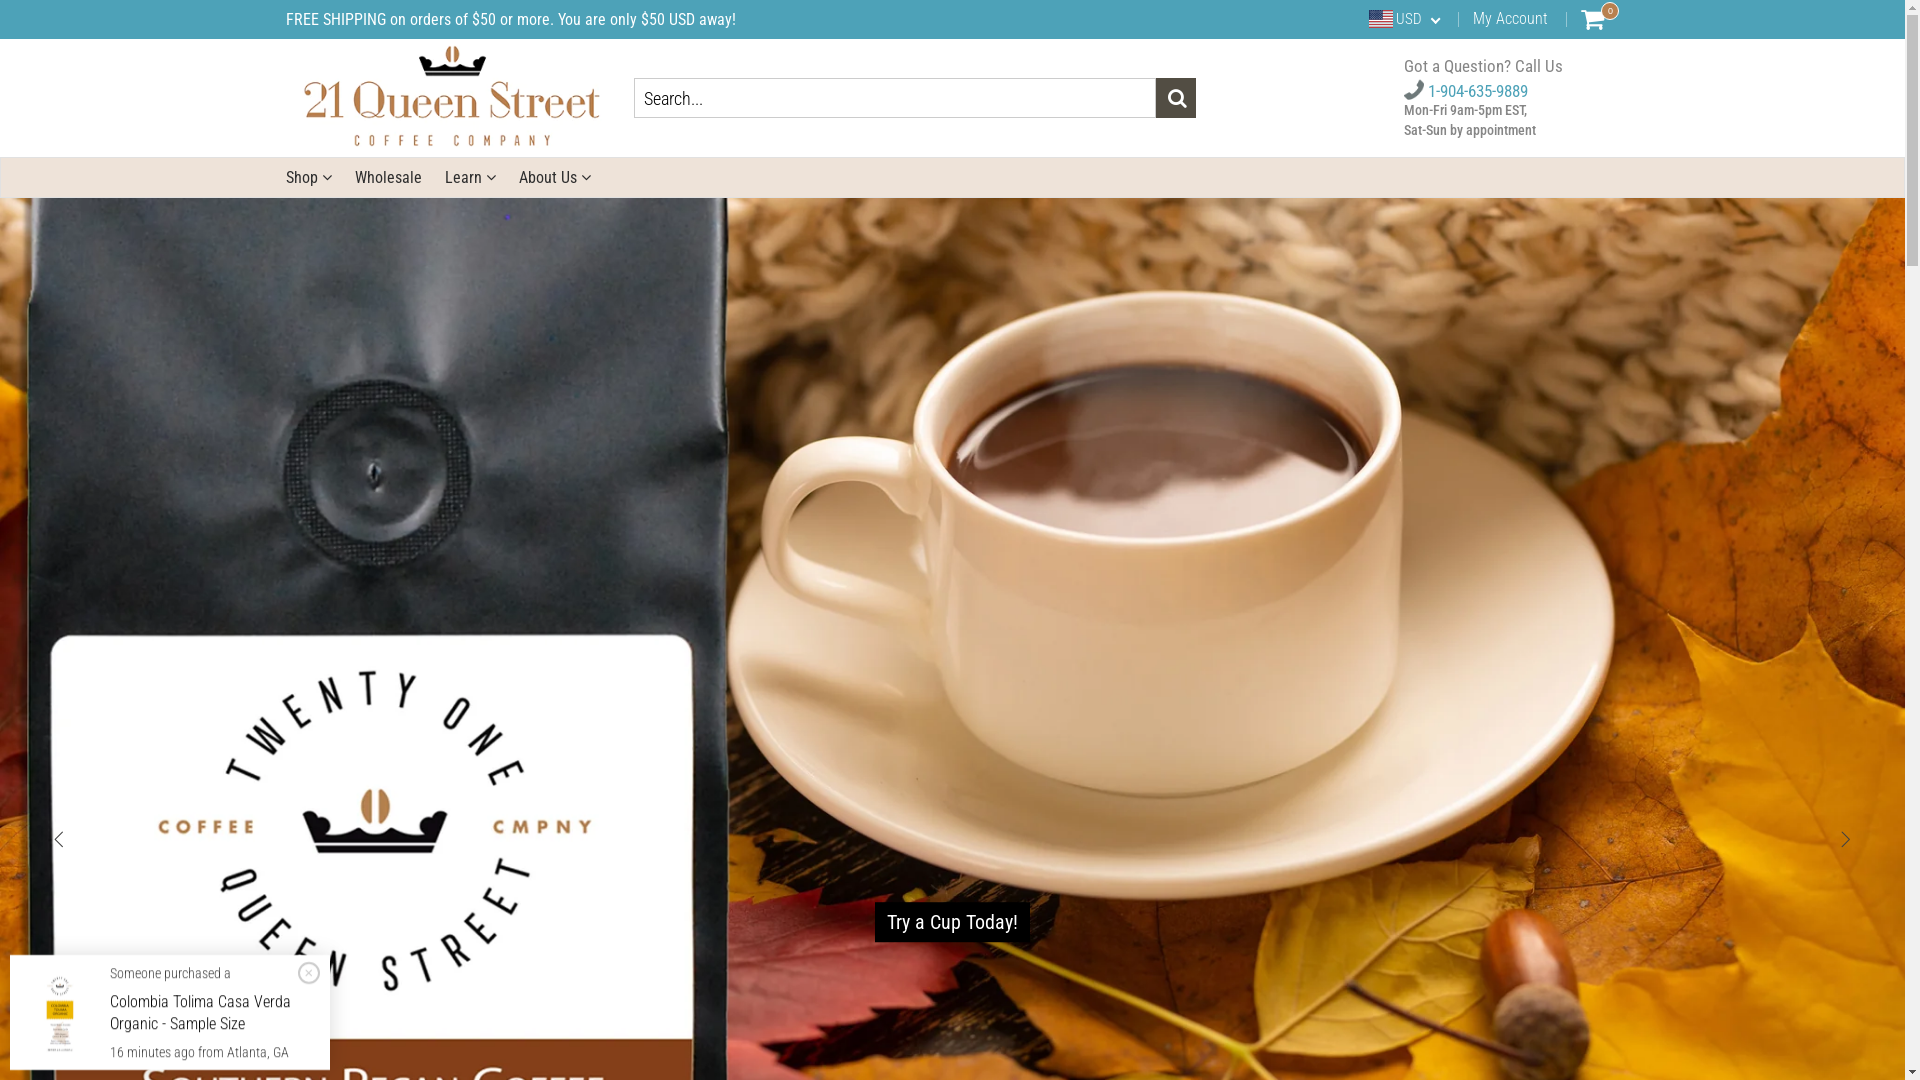 This screenshot has width=1920, height=1080. I want to click on 'Colombia Tolima Casa Verda Organic - Sample Size', so click(200, 1012).